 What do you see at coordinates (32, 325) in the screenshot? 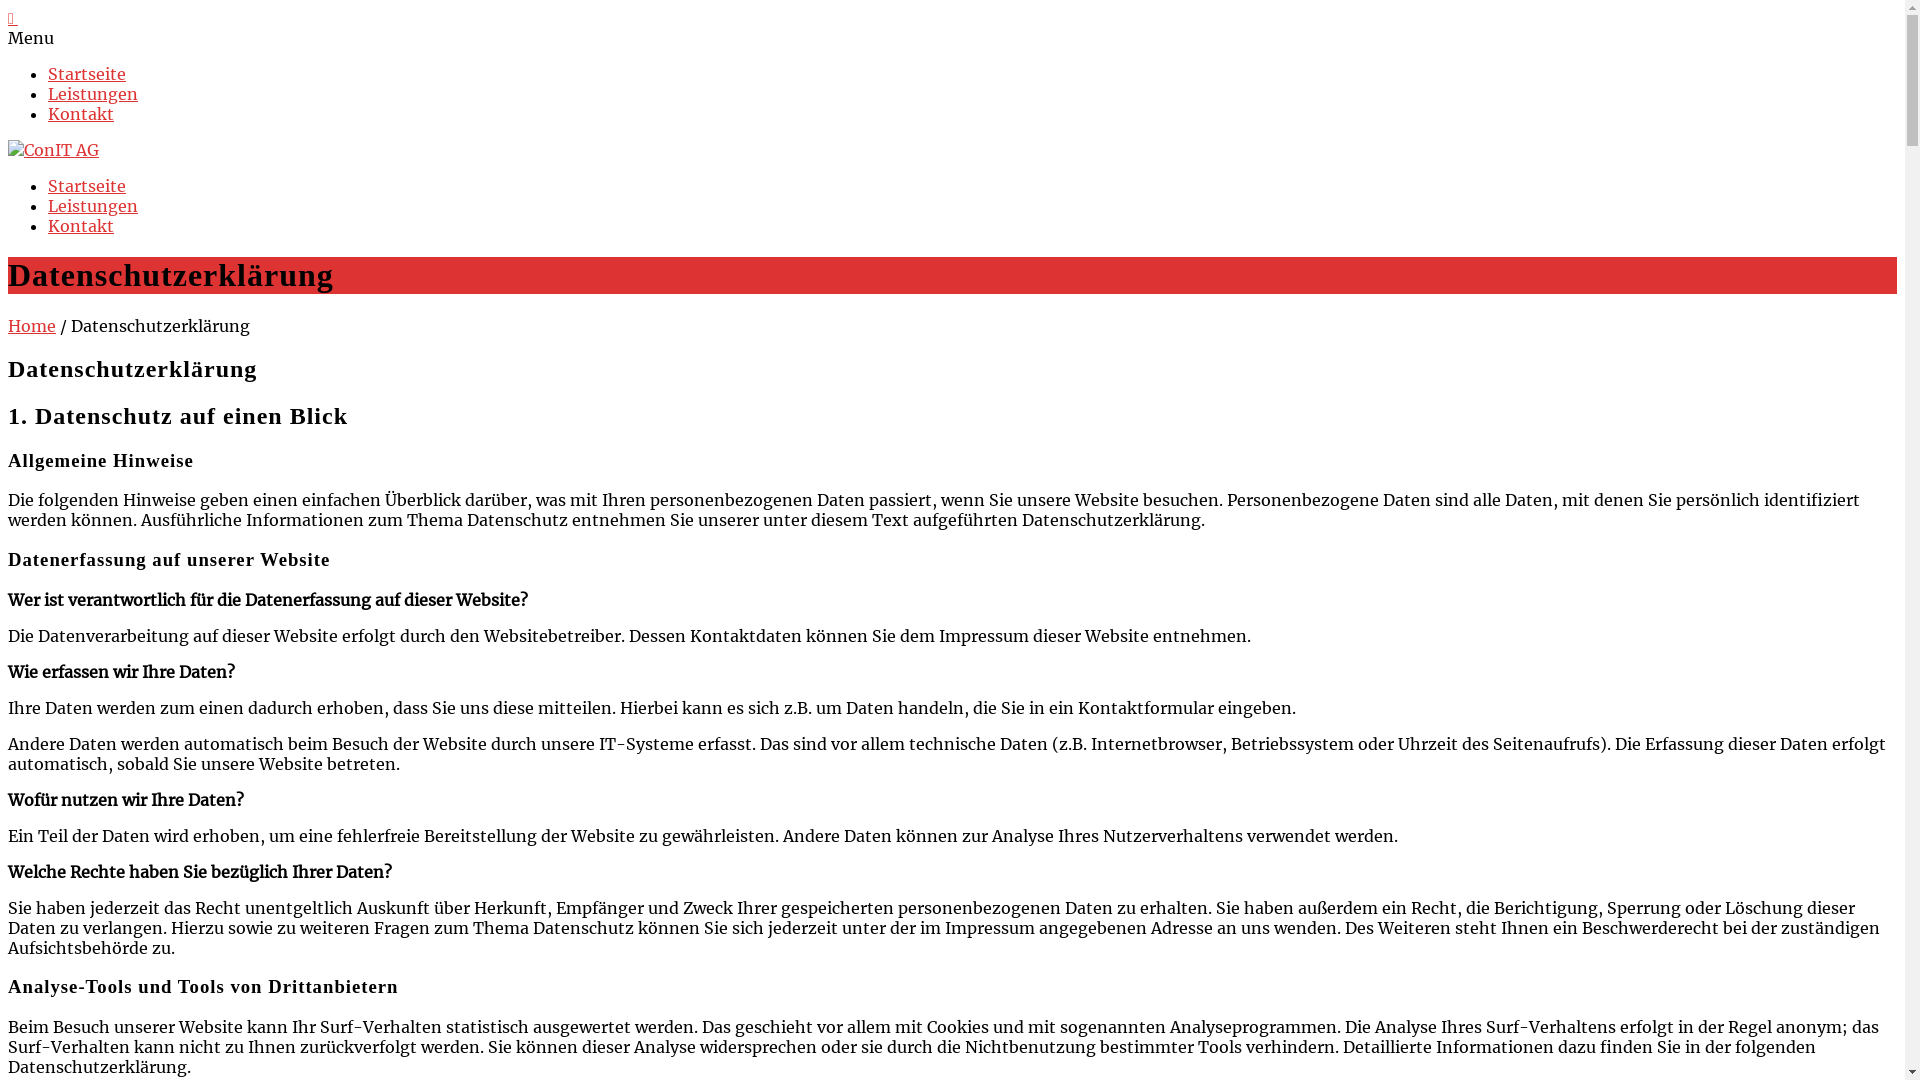
I see `'Home'` at bounding box center [32, 325].